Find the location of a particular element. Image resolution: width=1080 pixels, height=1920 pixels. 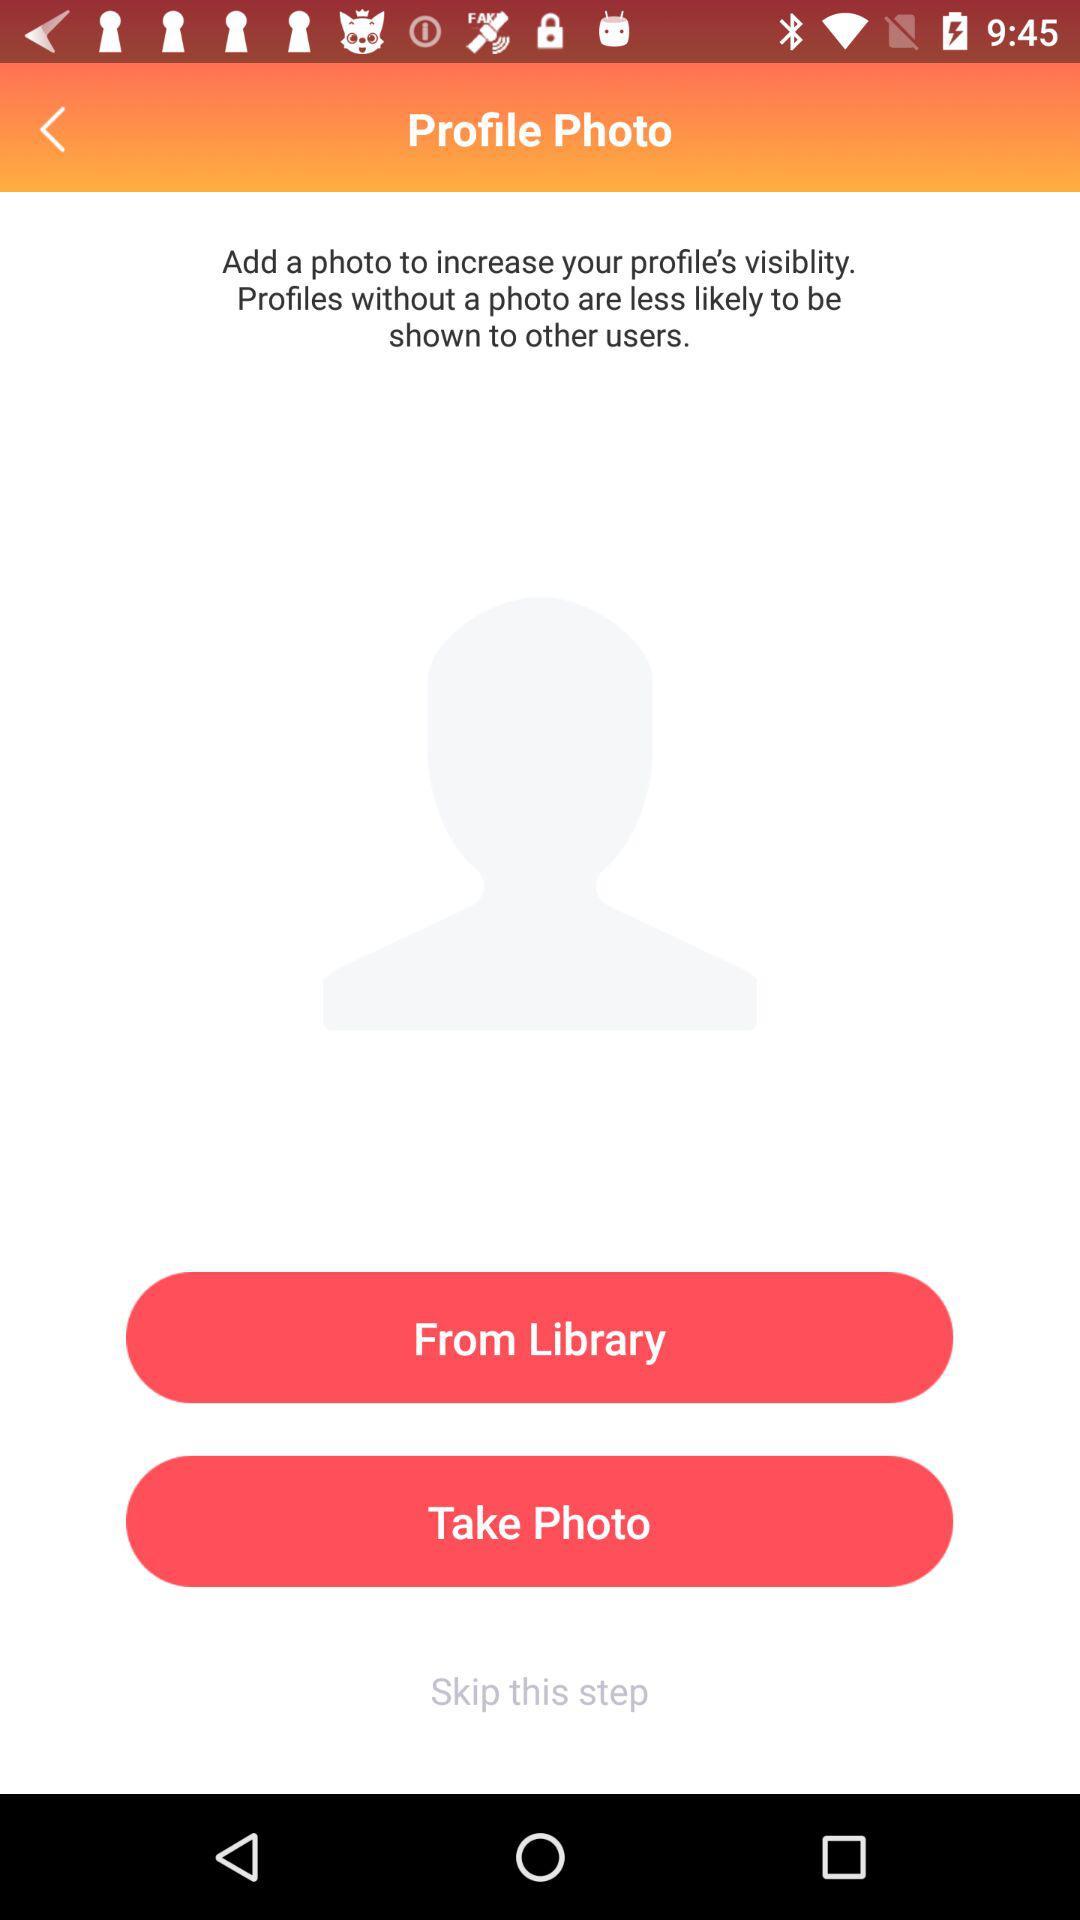

button at the top left corner is located at coordinates (56, 128).